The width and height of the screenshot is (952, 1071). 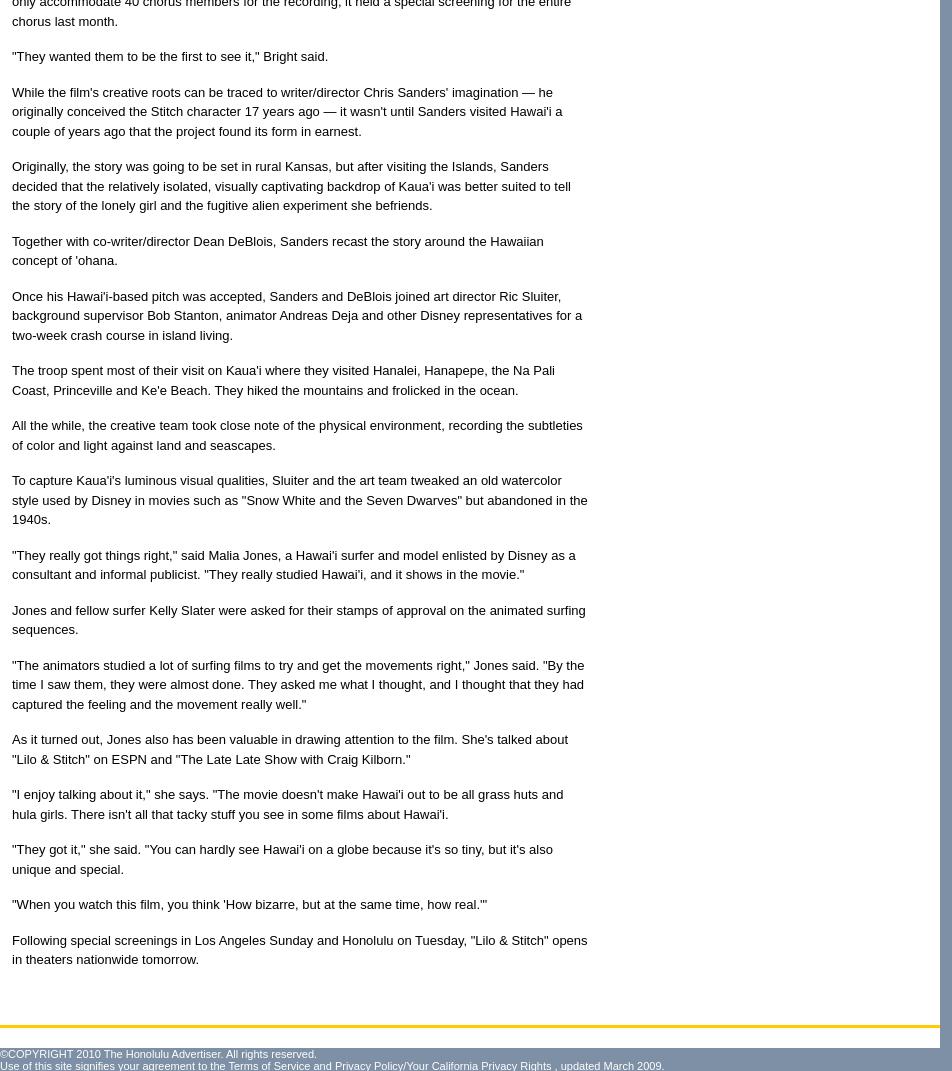 What do you see at coordinates (283, 378) in the screenshot?
I see `'The troop spent most of their visit on Kaua'i where they visited Hanalei, Hanapepe, the Na Pali Coast, Princeville and Ke'e Beach. They hiked the mountains and frolicked in the ocean.'` at bounding box center [283, 378].